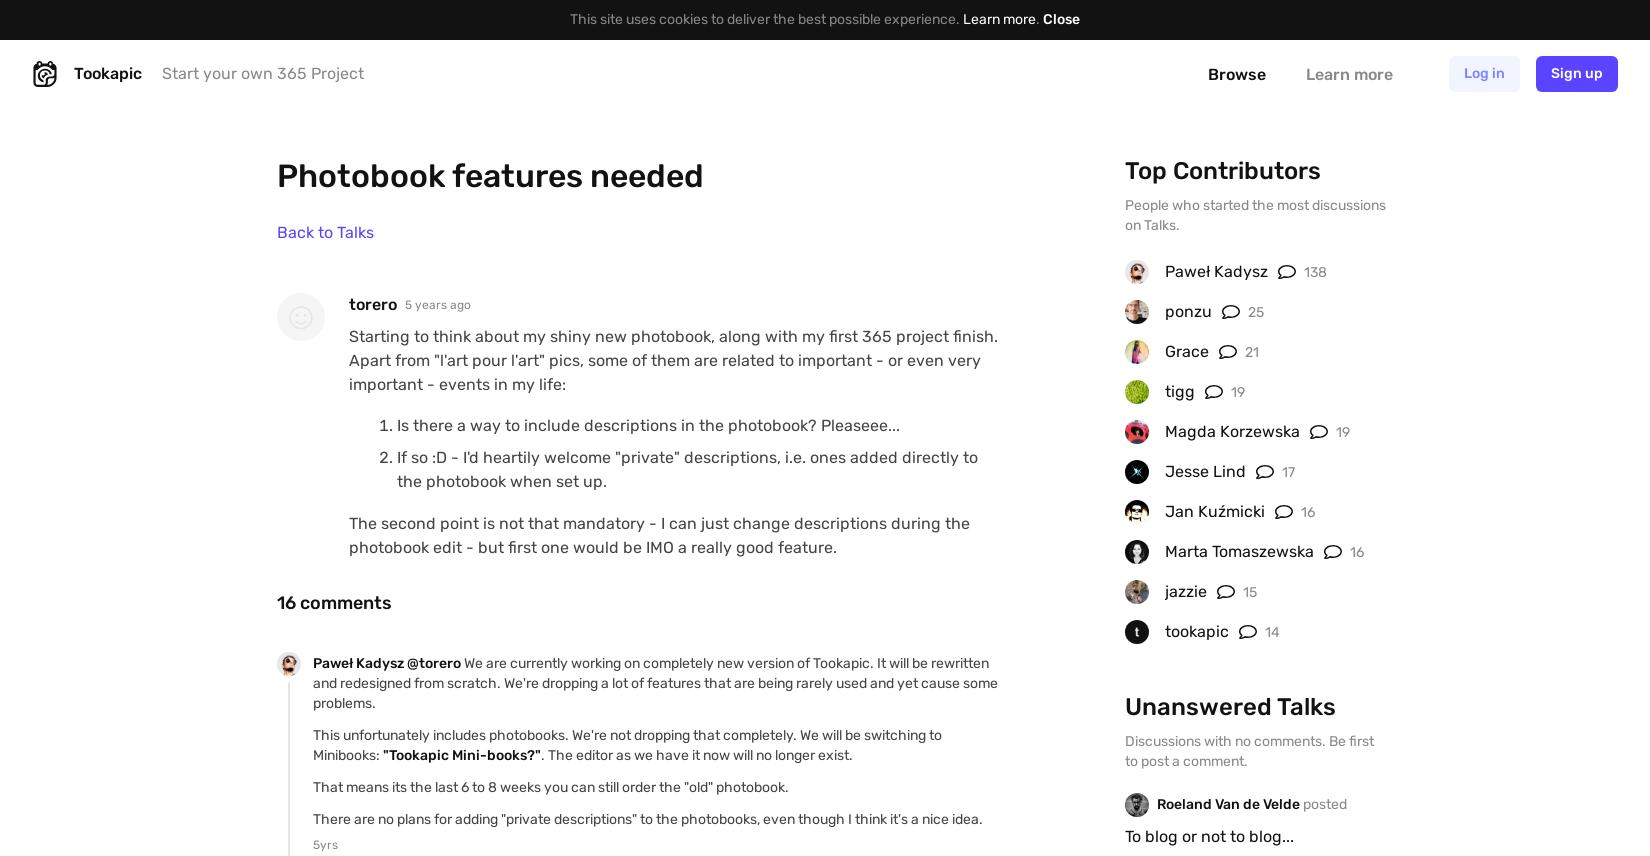  I want to click on 'Starting to think about my shiny new photobook, along with my first 365 project finish. Apart from "l'art pour l'art" pics, some of them are related to important - or even very important - events in my life:', so click(672, 360).